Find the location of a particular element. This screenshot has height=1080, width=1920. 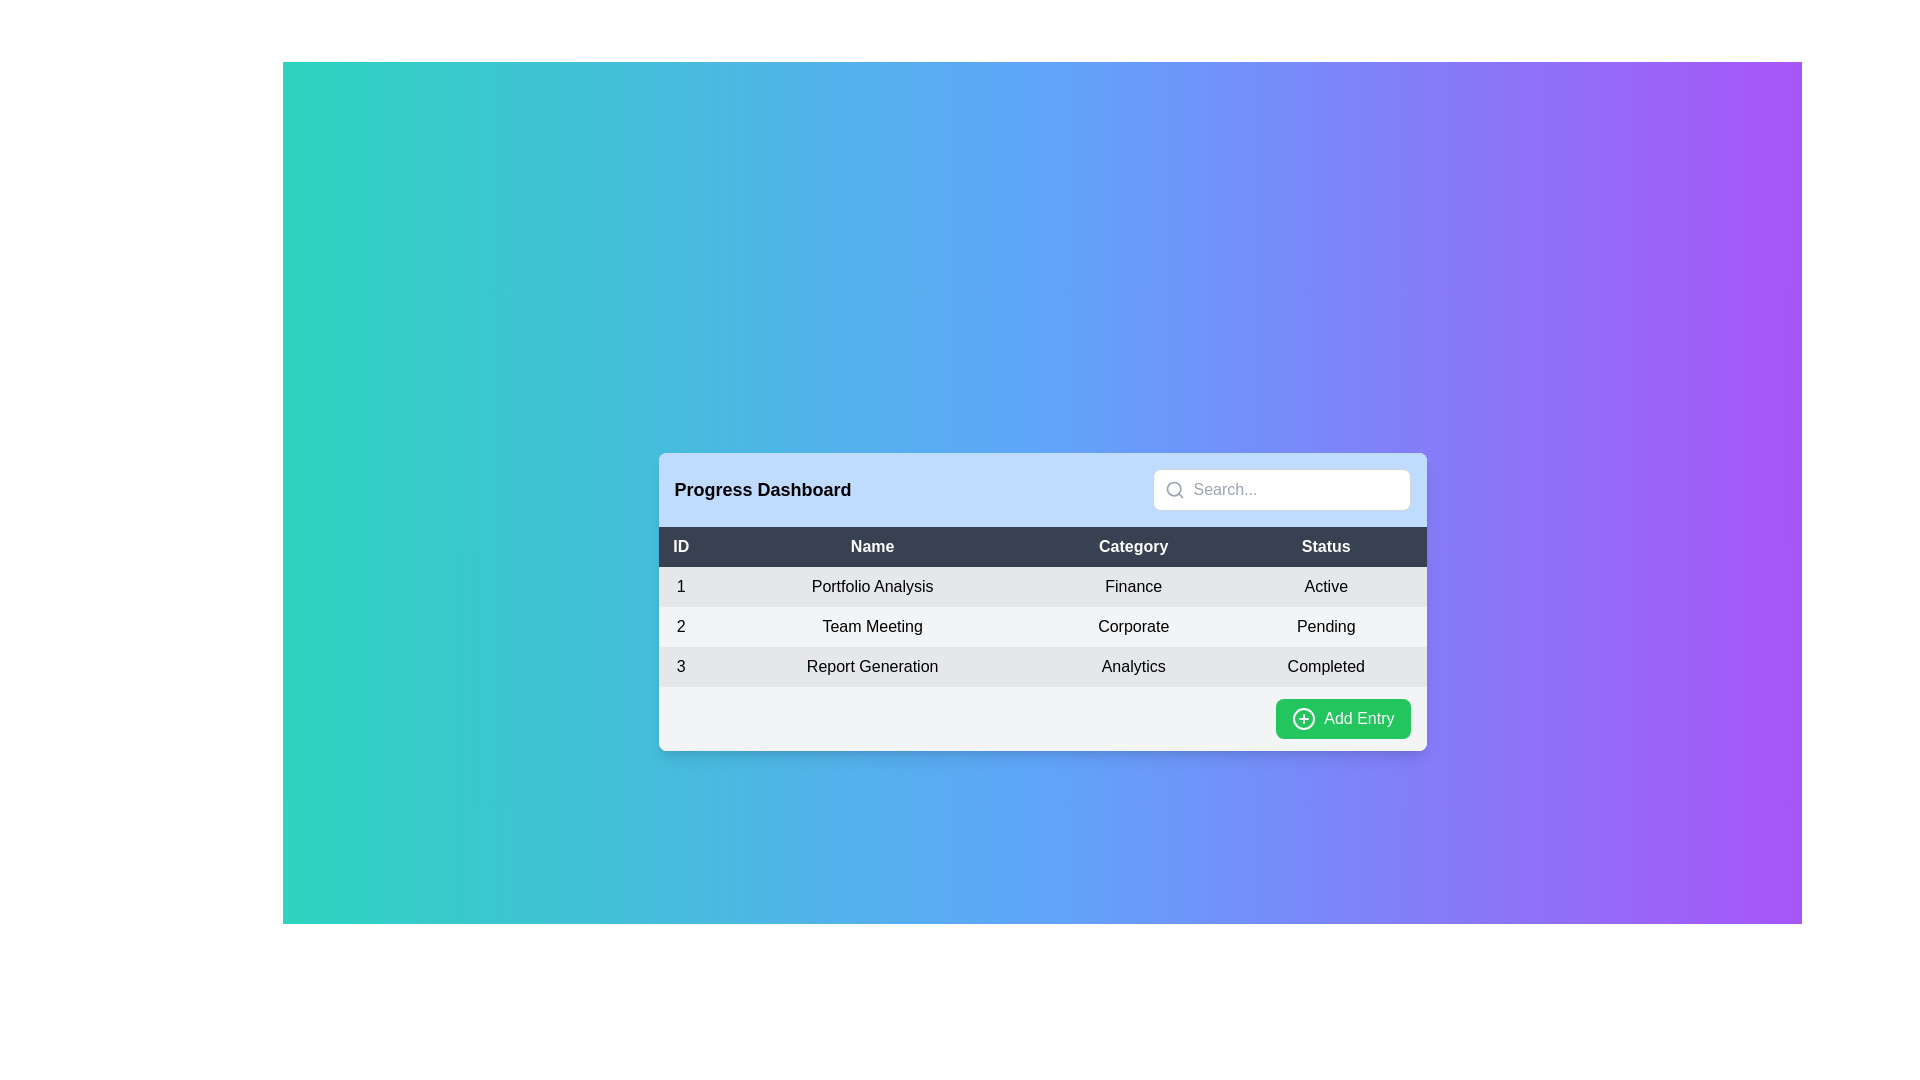

text of the column header labeled 'Category' which is the third item in the horizontal row of table headers, positioned between 'Name' and 'Status' is located at coordinates (1133, 547).